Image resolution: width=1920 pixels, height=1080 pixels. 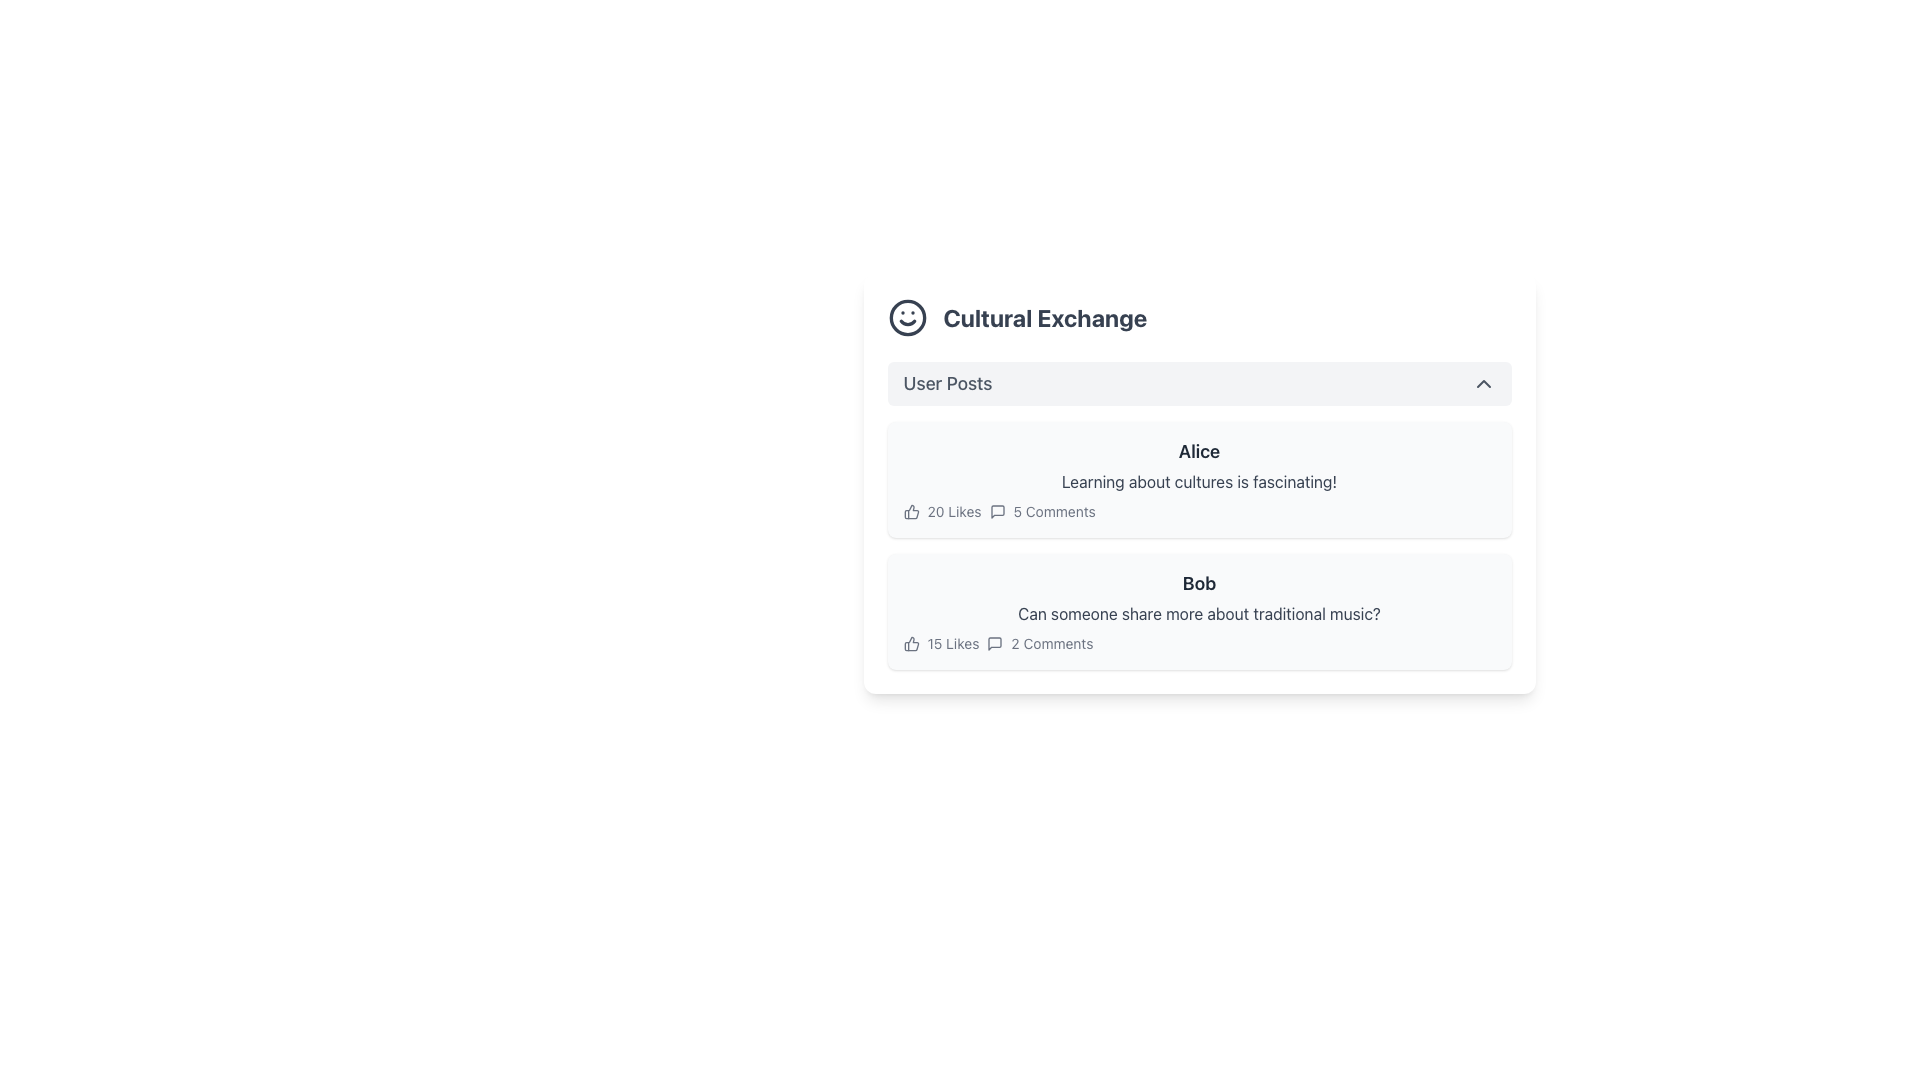 I want to click on the 'like' icon located to the left of '20 Likes' in the interaction metrics section of the post titled 'Alice', so click(x=910, y=511).